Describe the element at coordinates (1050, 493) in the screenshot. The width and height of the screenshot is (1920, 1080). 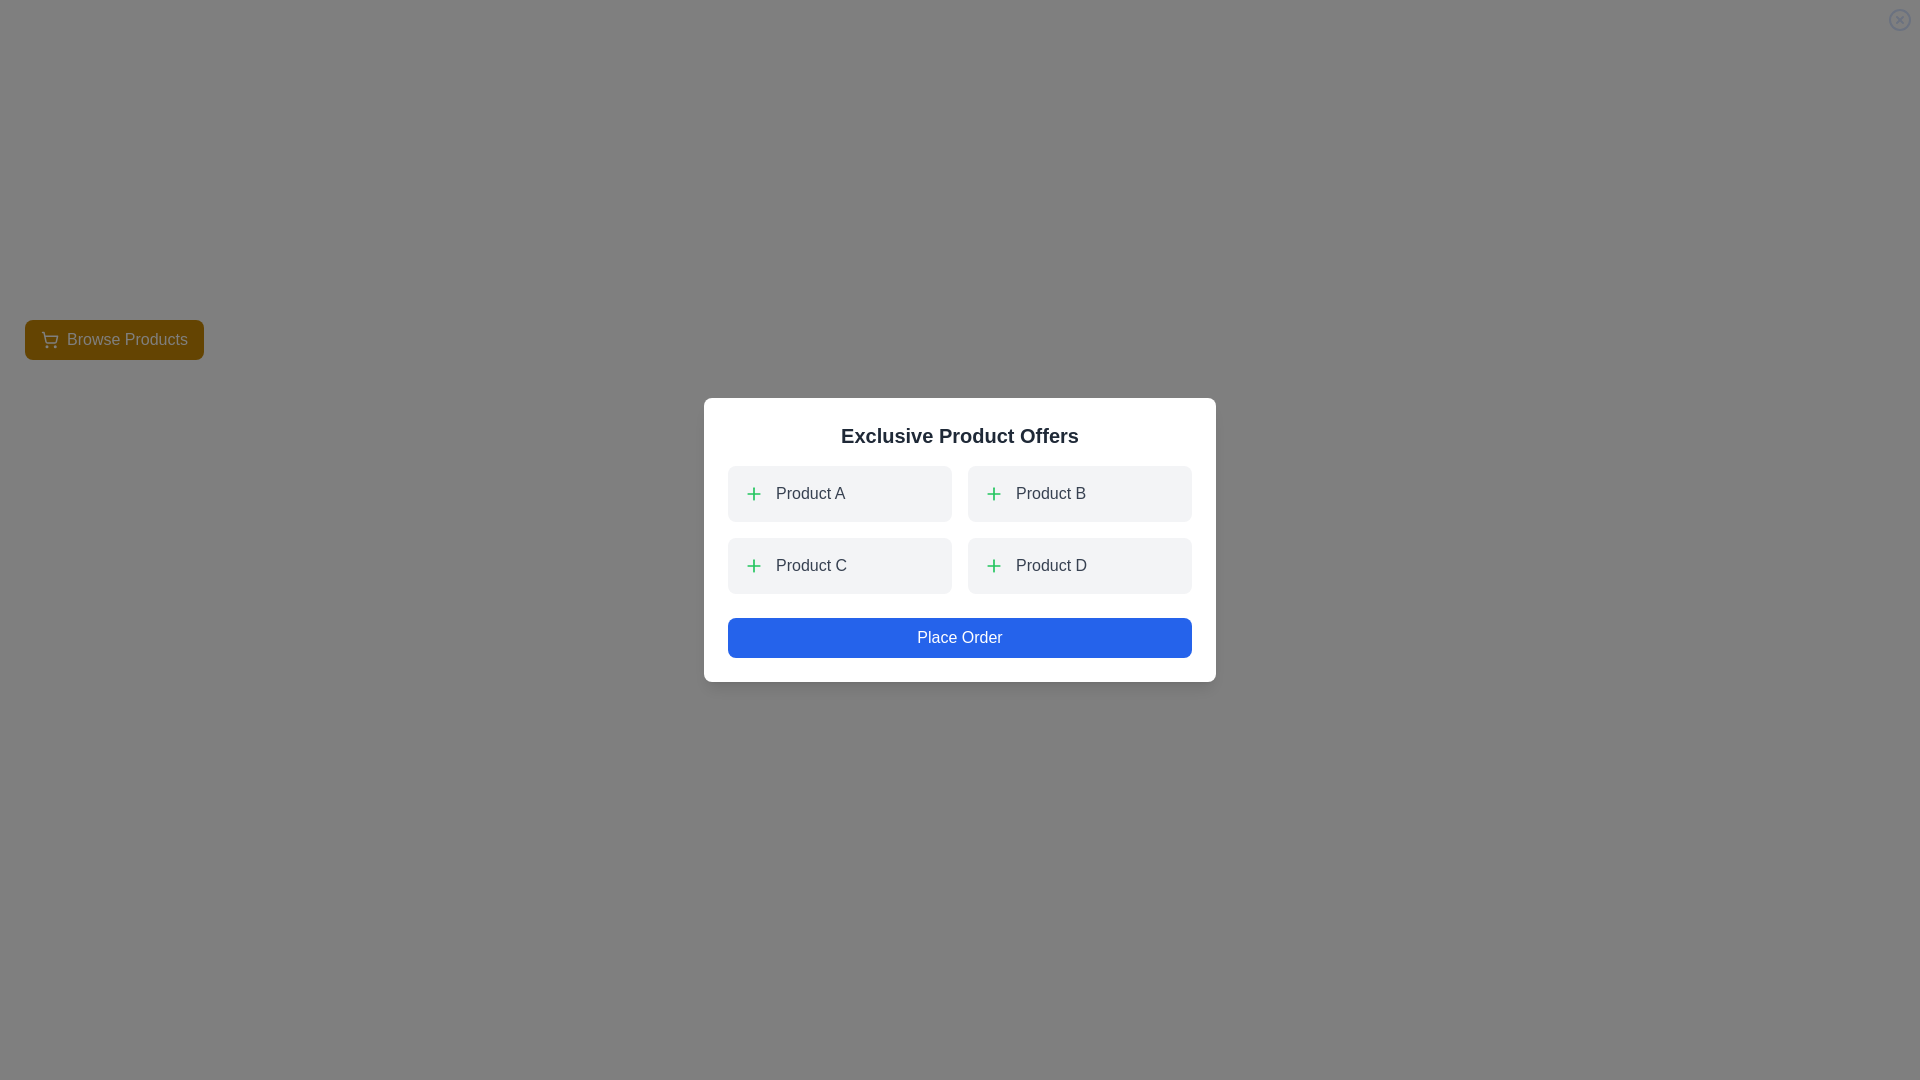
I see `the text label displaying 'Product B' in gray font, located in the upper-right area of the dialog box 'Exclusive Product Offers', next to a green-colored plus sign icon` at that location.